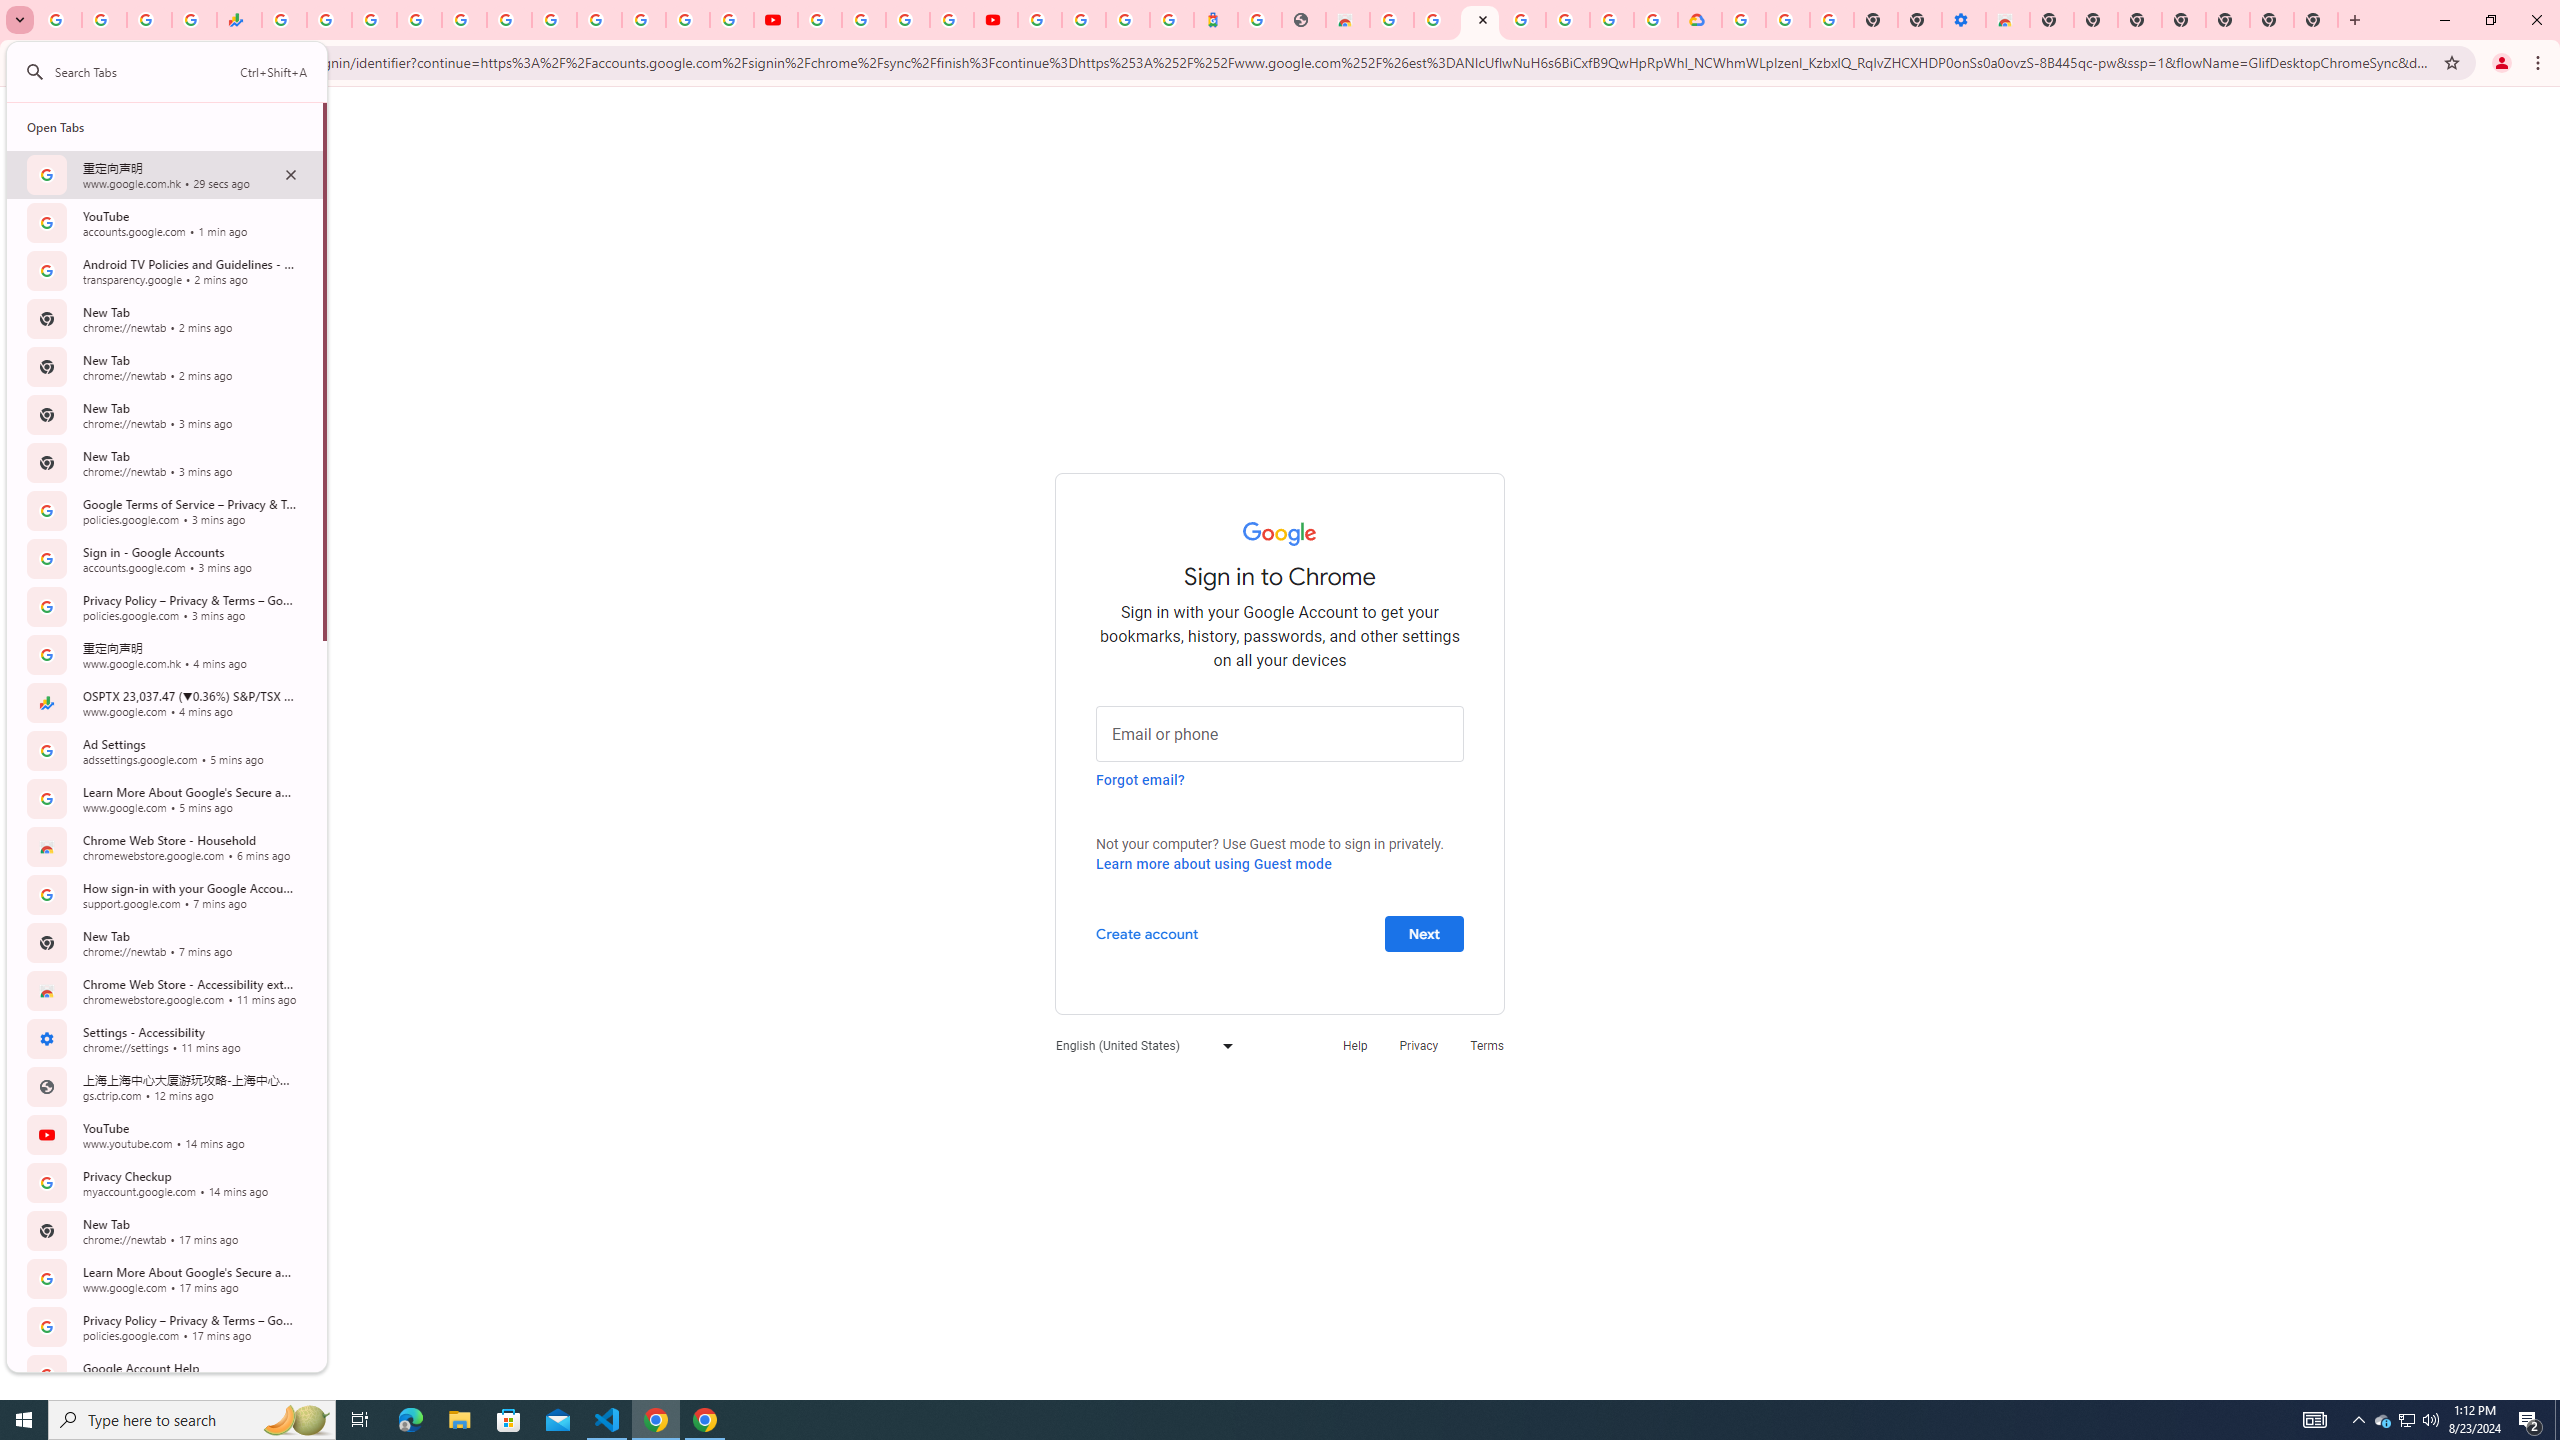  What do you see at coordinates (294, 1418) in the screenshot?
I see `'Search highlights icon opens search home window'` at bounding box center [294, 1418].